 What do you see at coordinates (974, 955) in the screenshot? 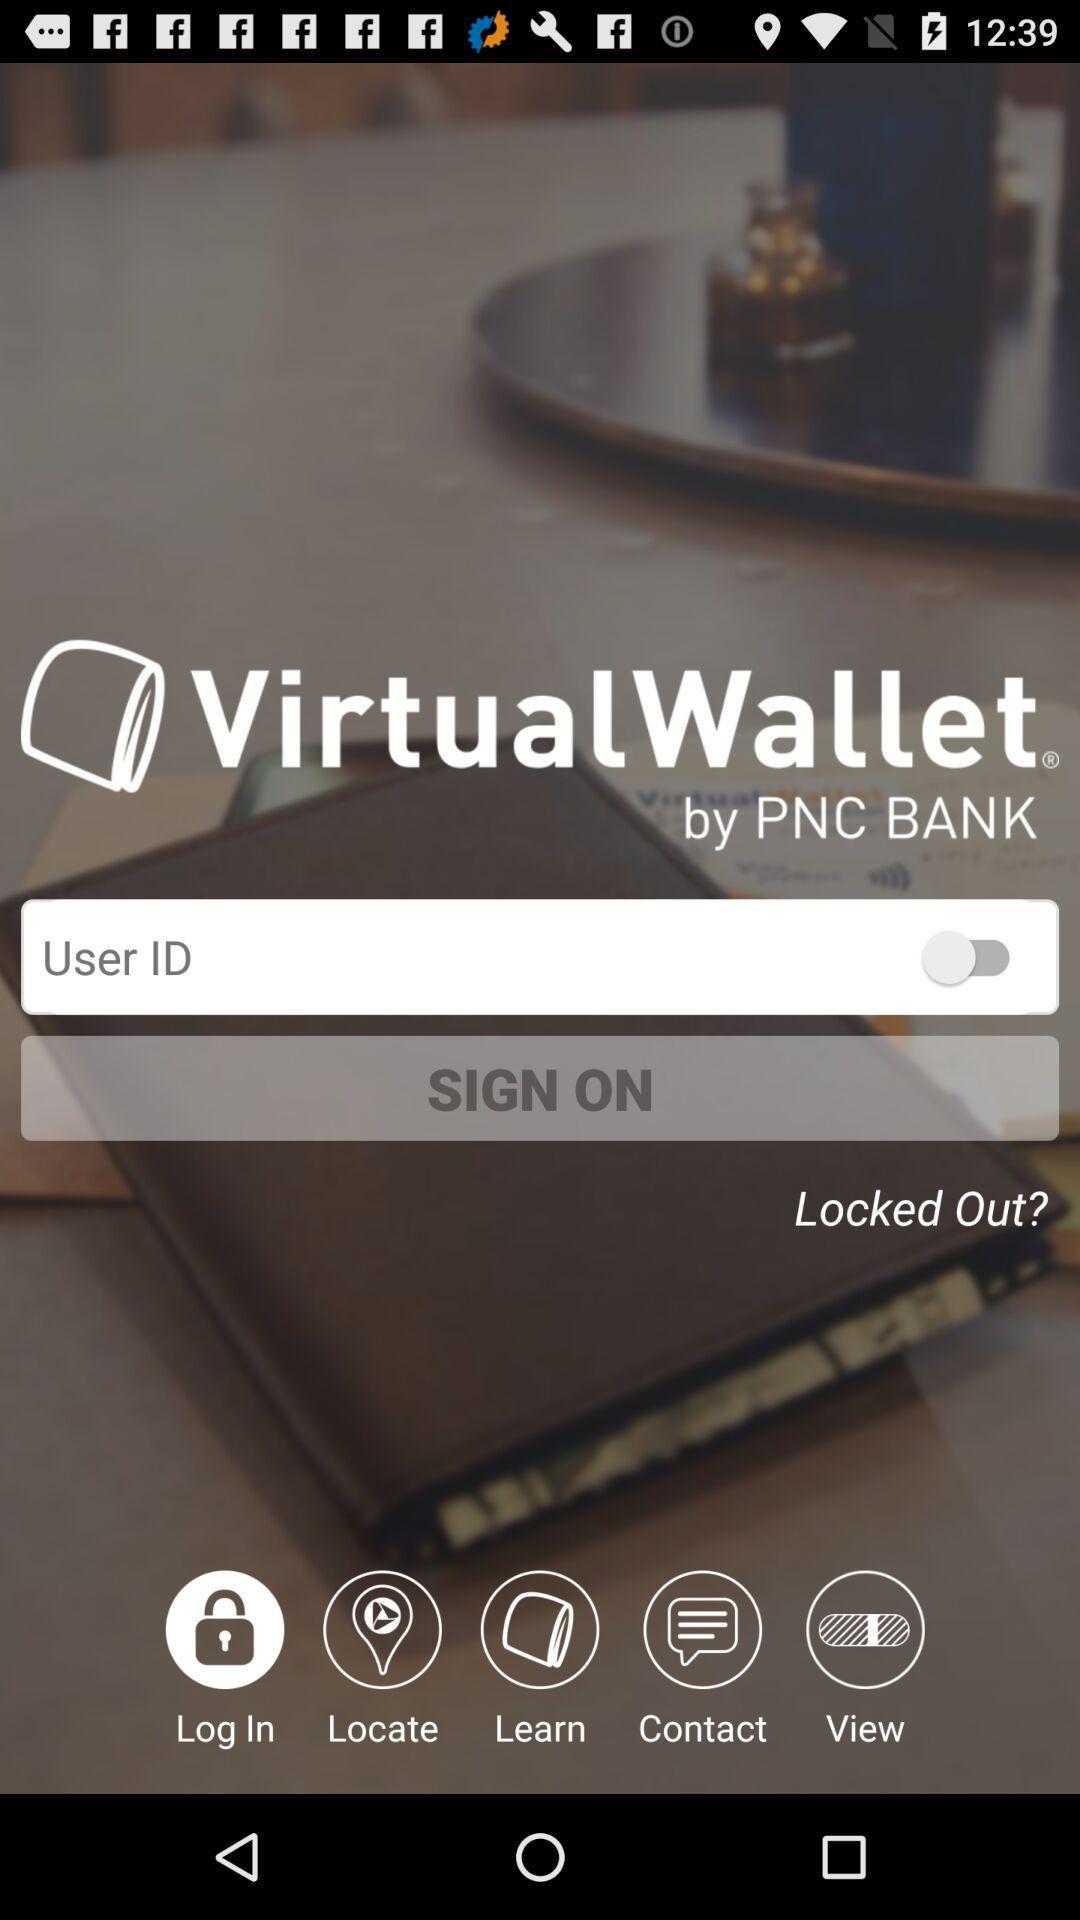
I see `to display userid` at bounding box center [974, 955].